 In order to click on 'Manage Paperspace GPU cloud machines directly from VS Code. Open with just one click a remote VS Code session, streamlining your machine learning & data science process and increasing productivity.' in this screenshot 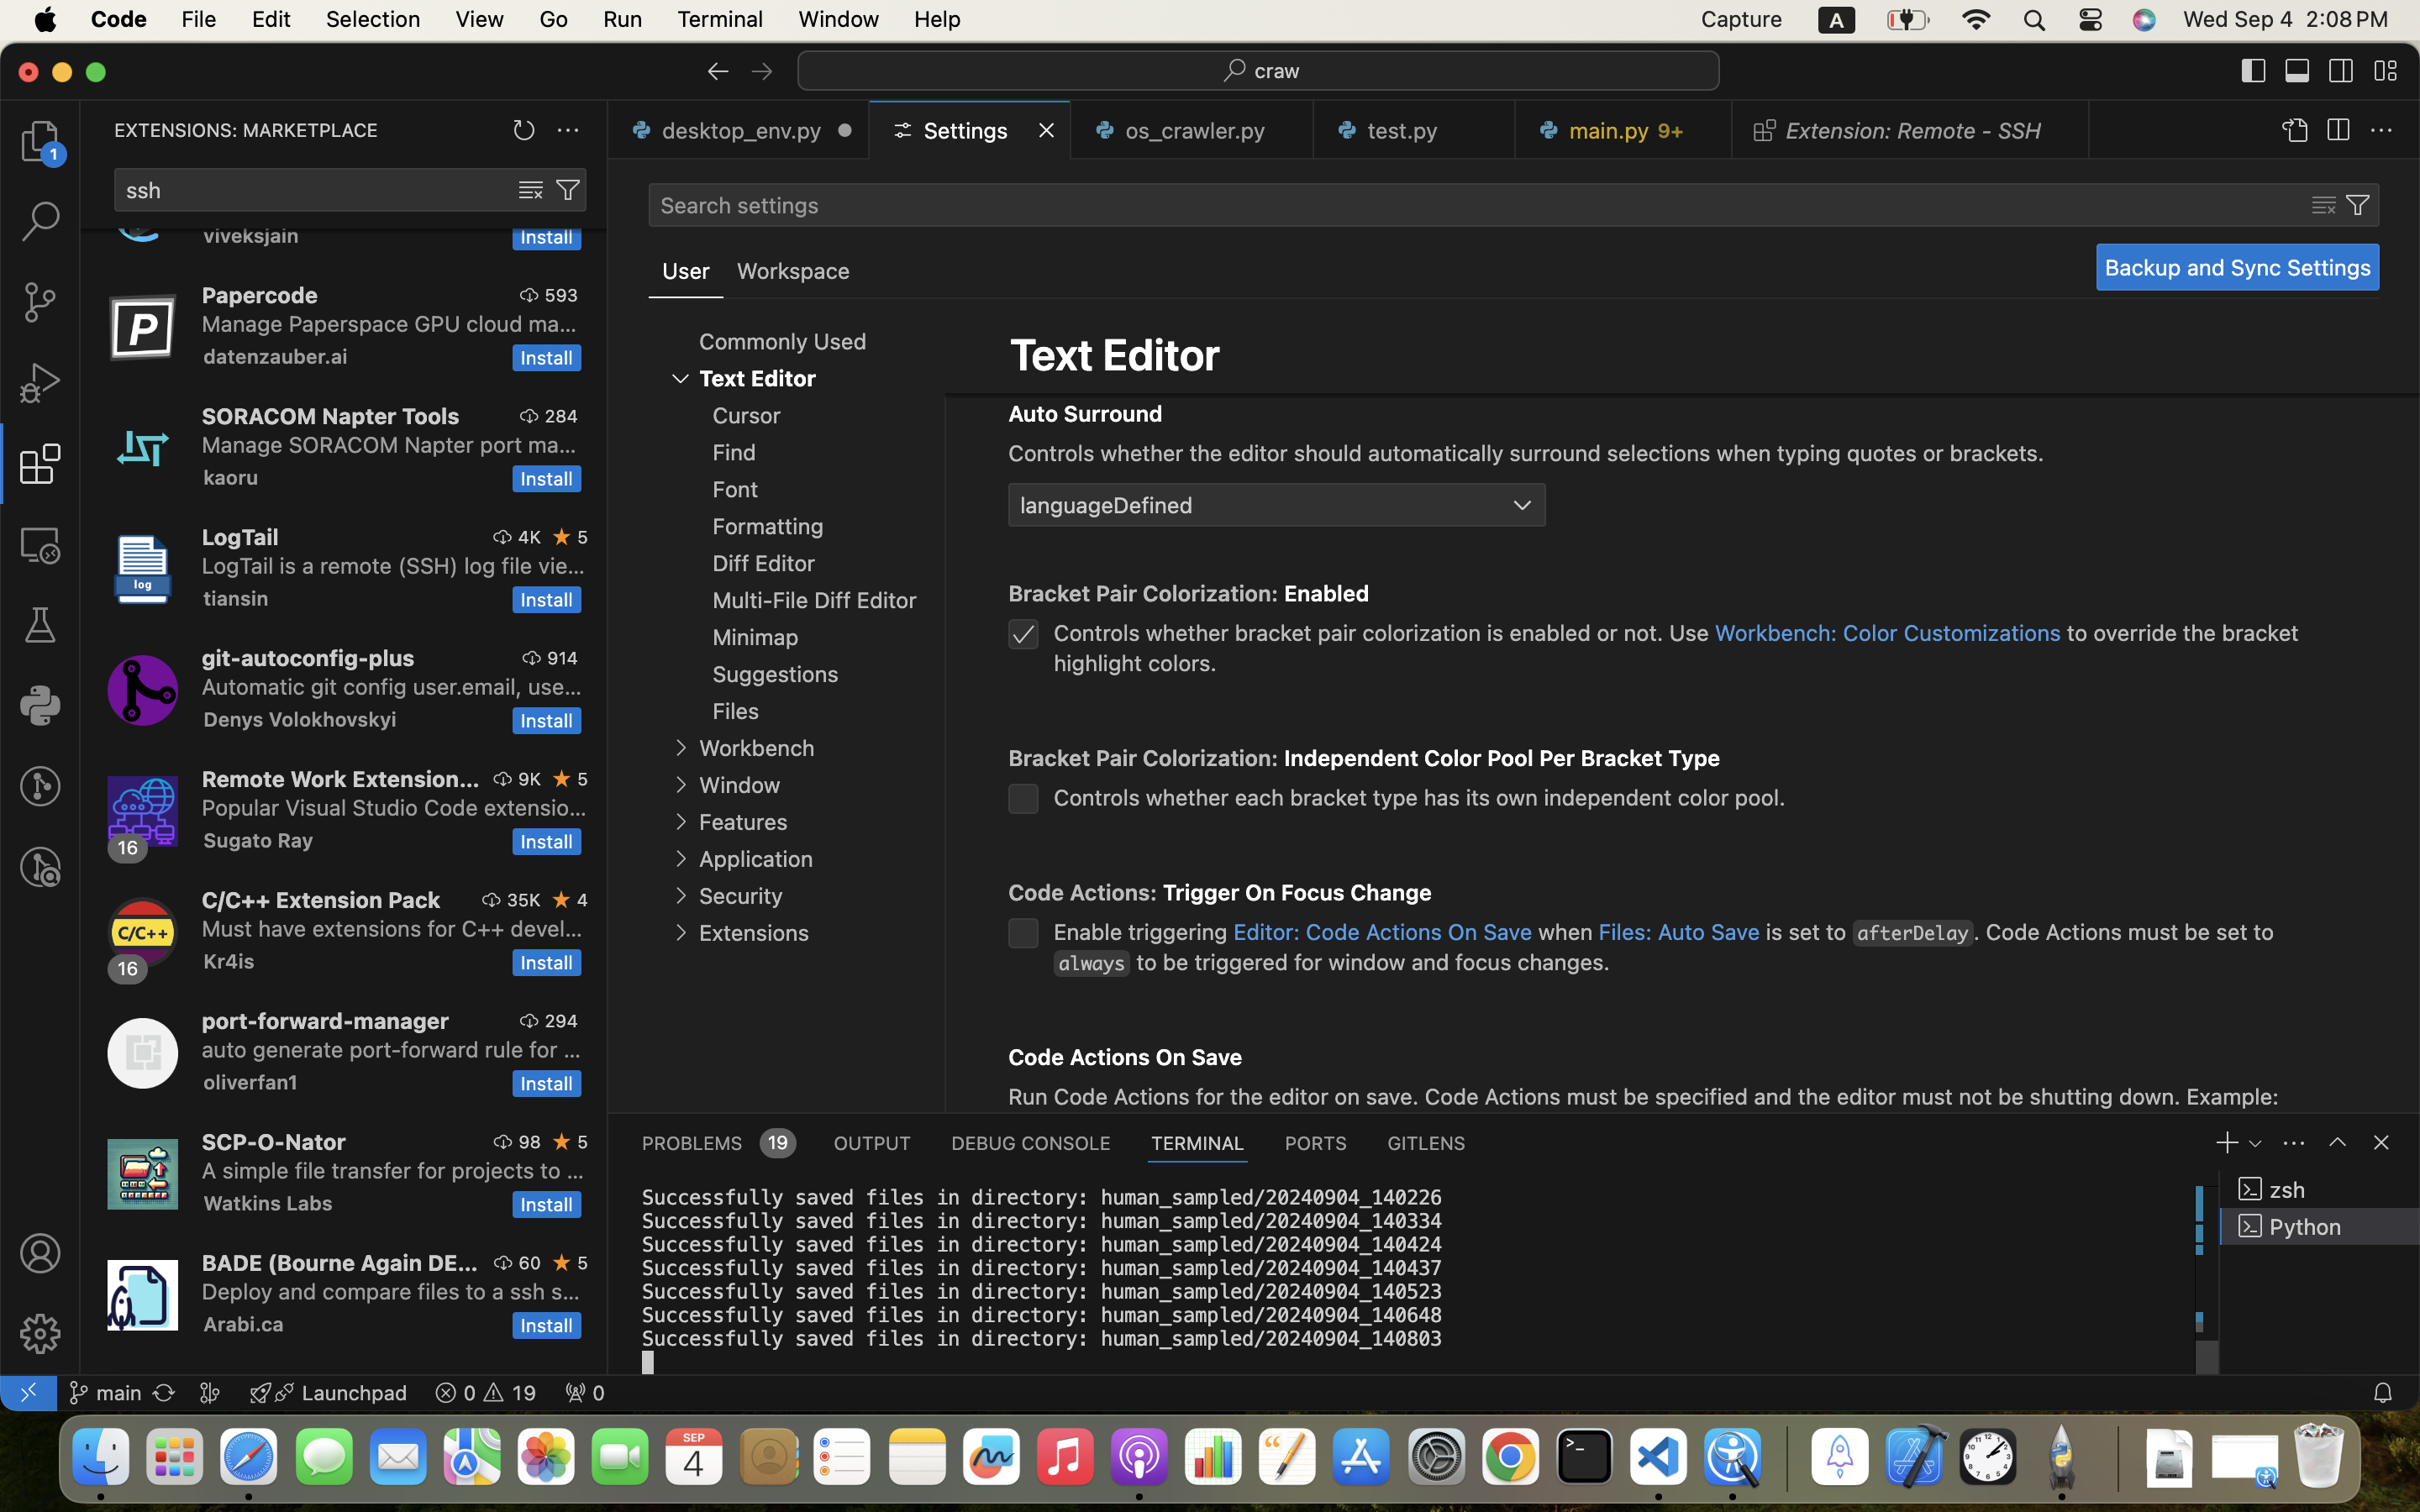, I will do `click(388, 323)`.